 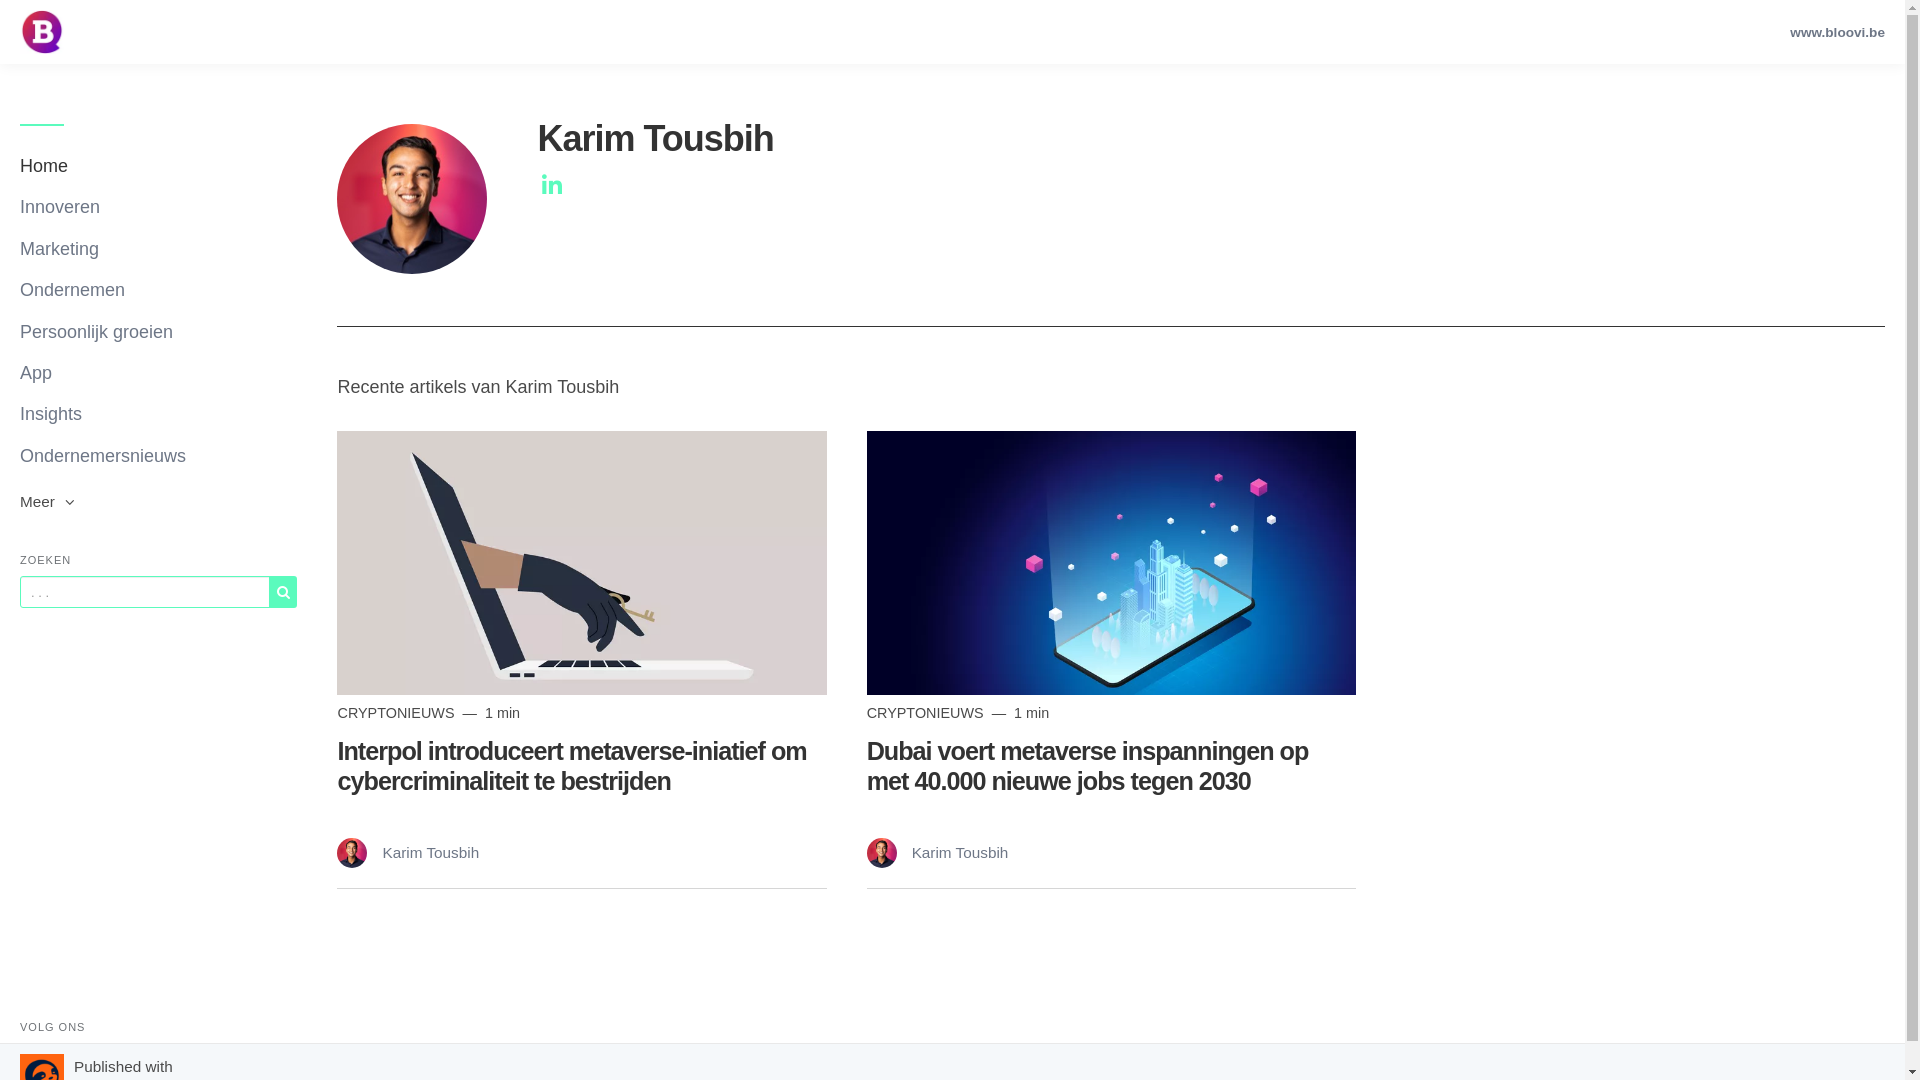 What do you see at coordinates (157, 373) in the screenshot?
I see `'App'` at bounding box center [157, 373].